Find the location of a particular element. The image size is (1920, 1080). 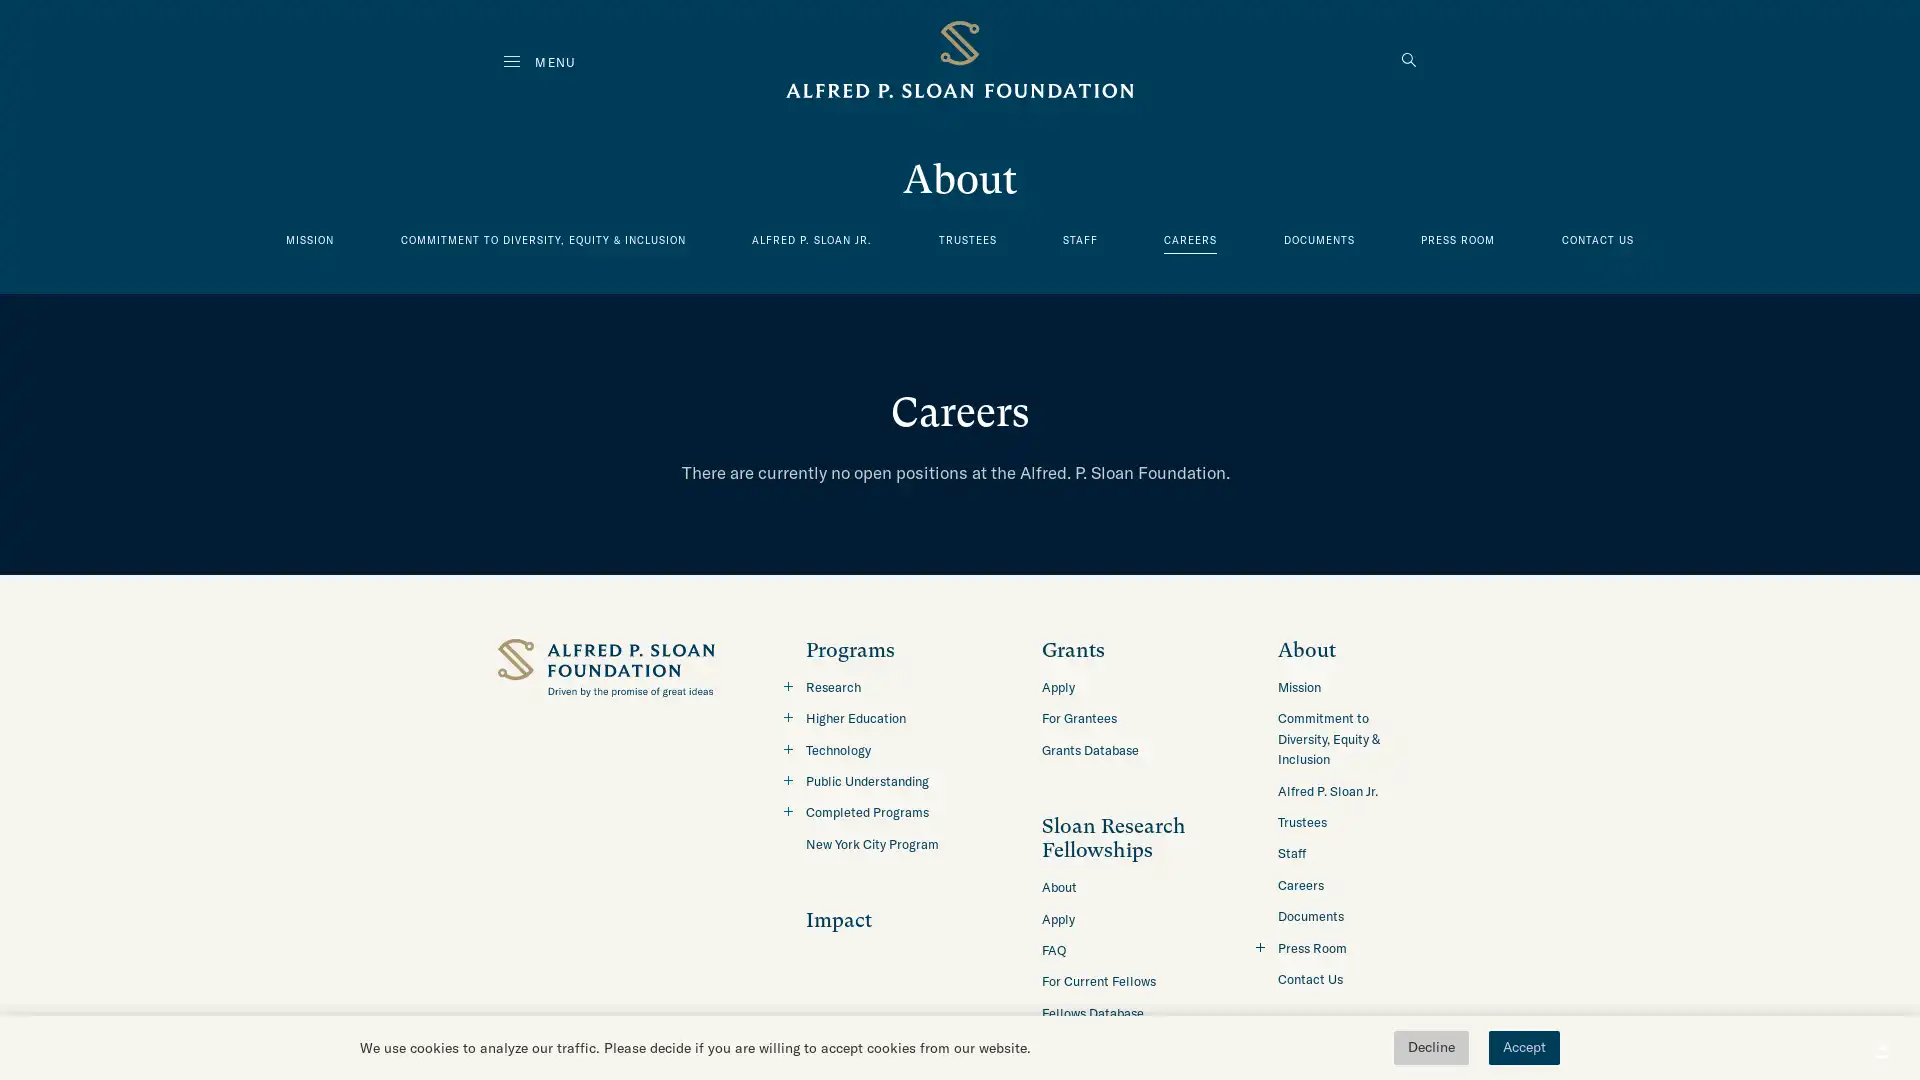

Click to expand this navigation menu is located at coordinates (786, 778).